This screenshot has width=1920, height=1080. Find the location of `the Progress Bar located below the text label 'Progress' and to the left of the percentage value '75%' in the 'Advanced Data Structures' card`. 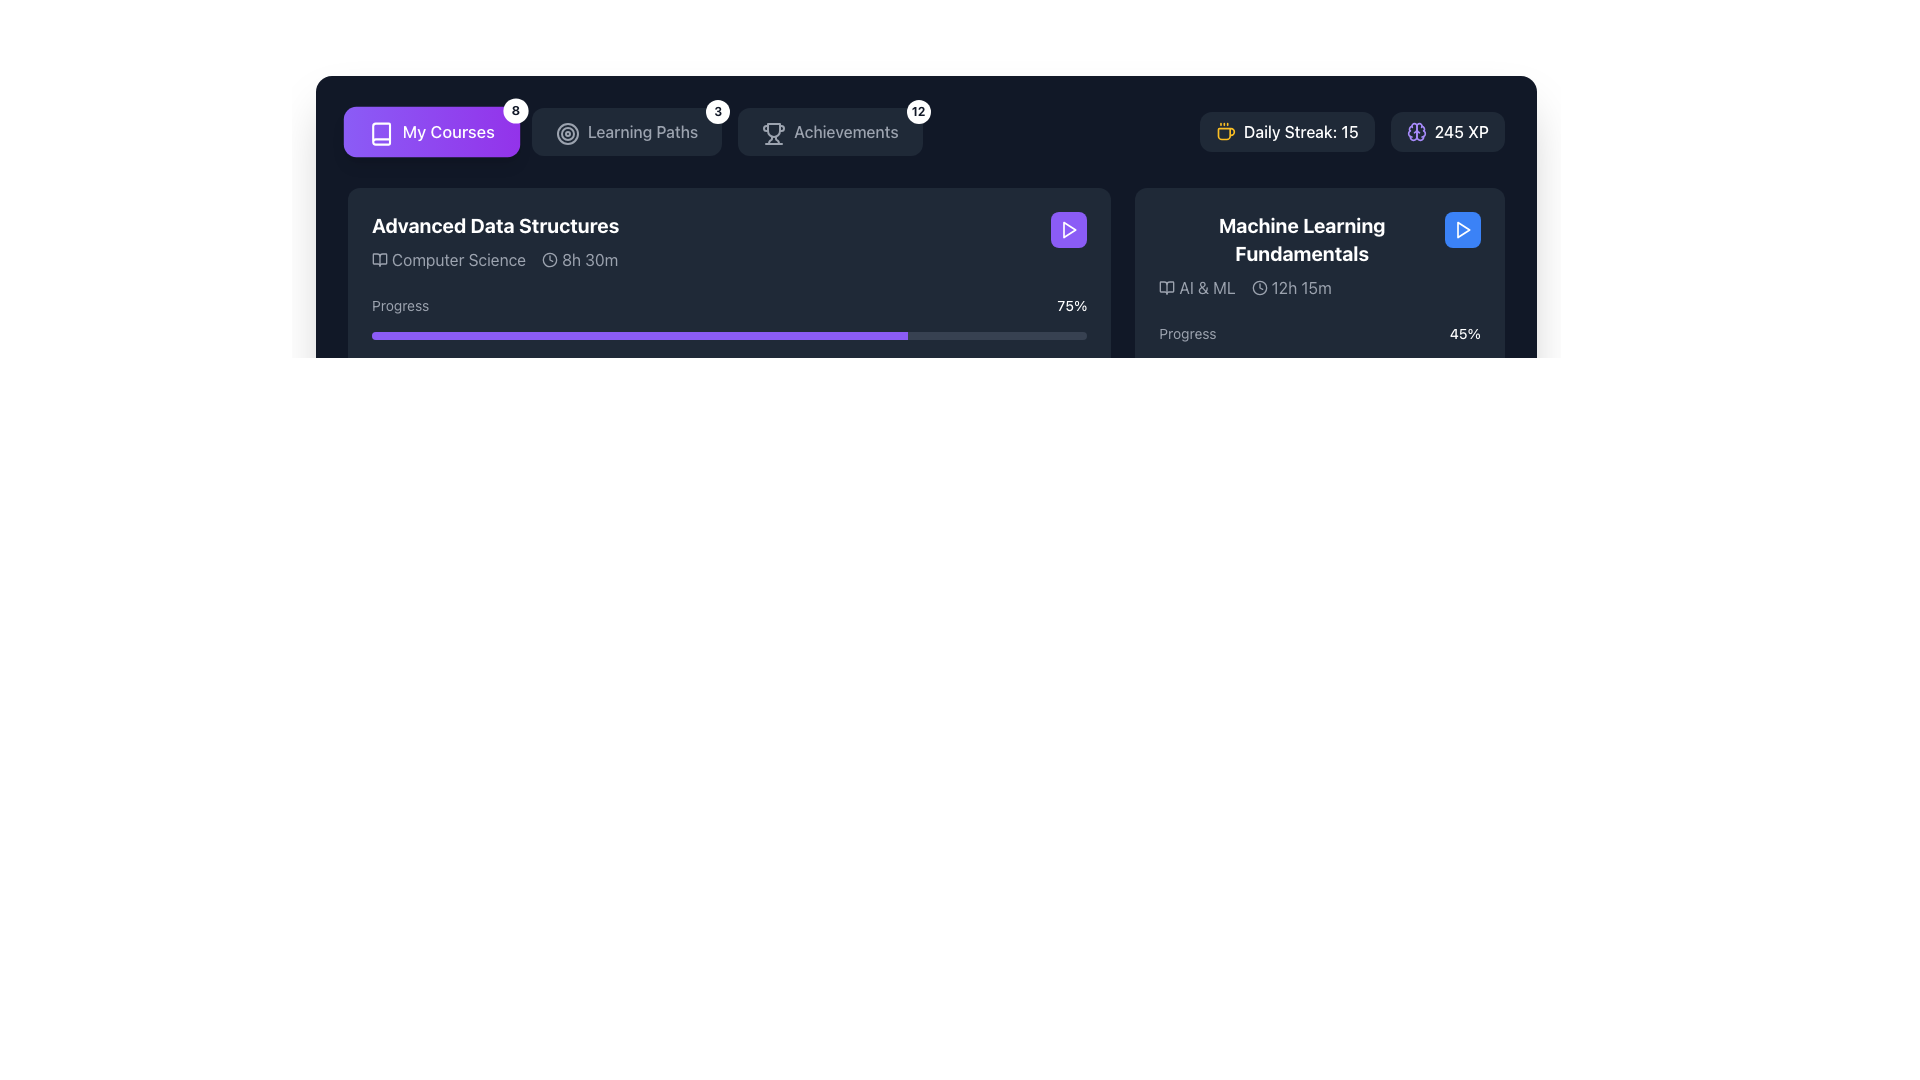

the Progress Bar located below the text label 'Progress' and to the left of the percentage value '75%' in the 'Advanced Data Structures' card is located at coordinates (728, 334).